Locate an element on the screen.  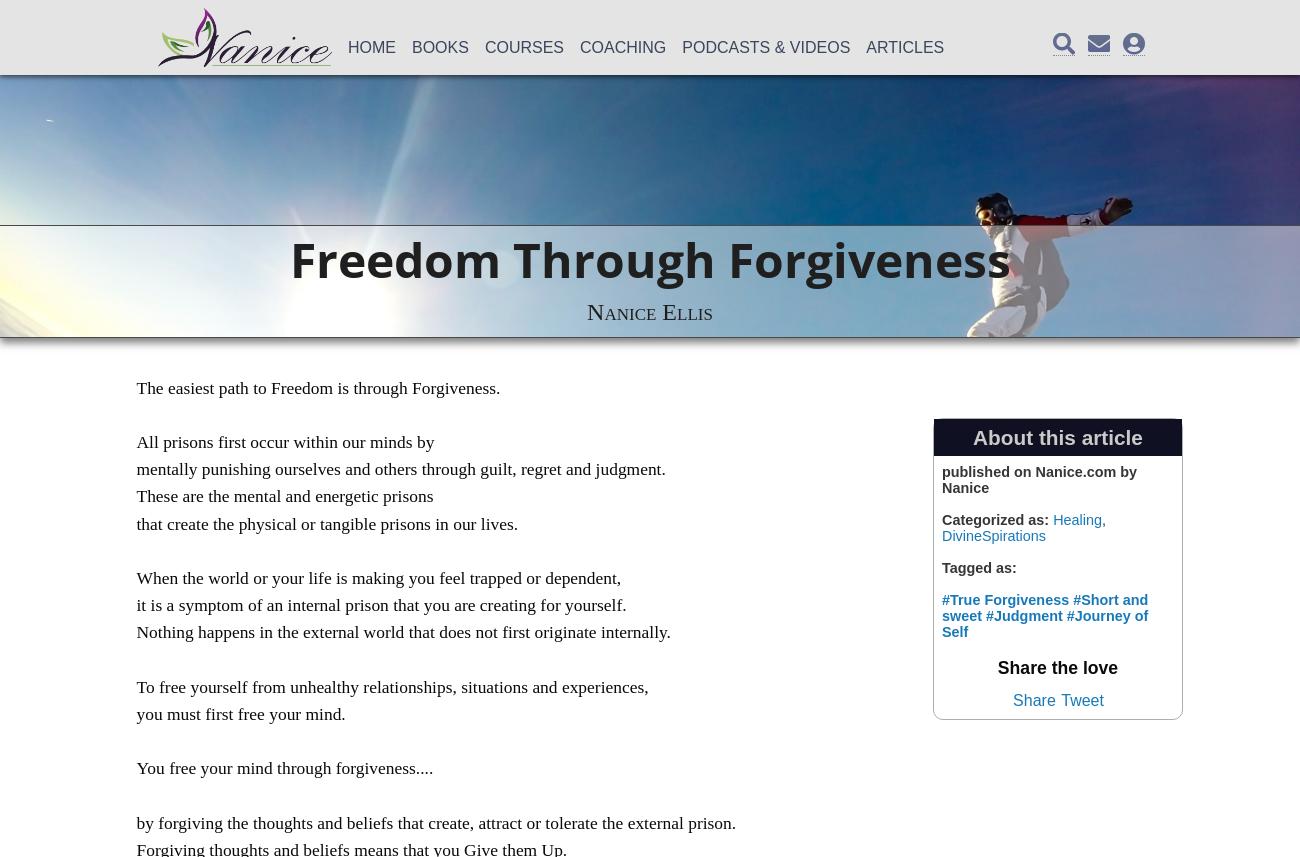
'by forgiving the thoughts and beliefs that create, attract or tolerate the external prison.' is located at coordinates (436, 821).